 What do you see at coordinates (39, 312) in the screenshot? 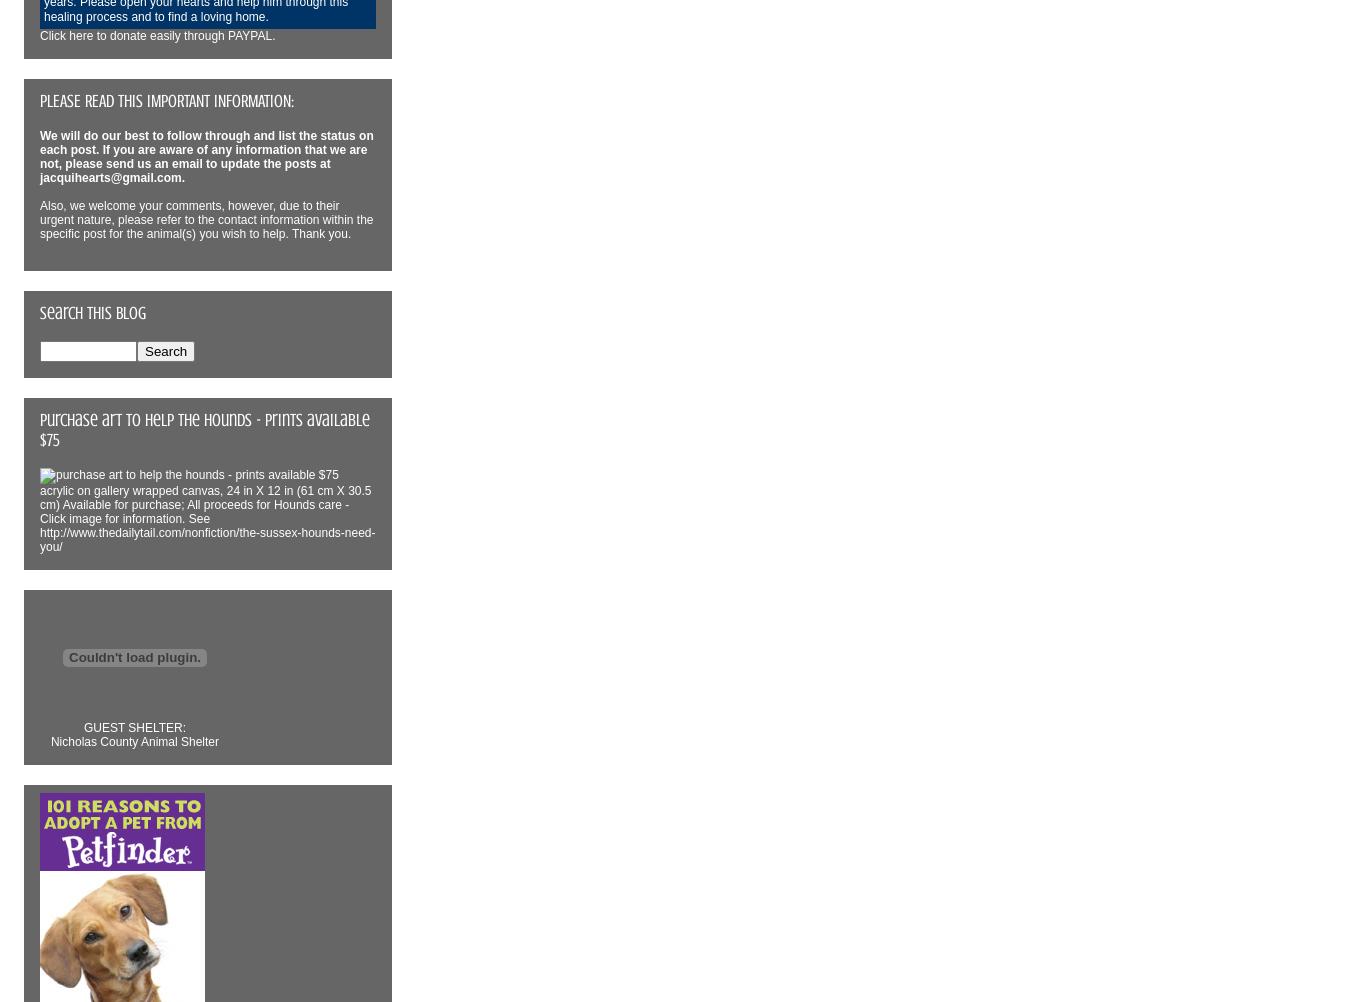
I see `'Search This Blog'` at bounding box center [39, 312].